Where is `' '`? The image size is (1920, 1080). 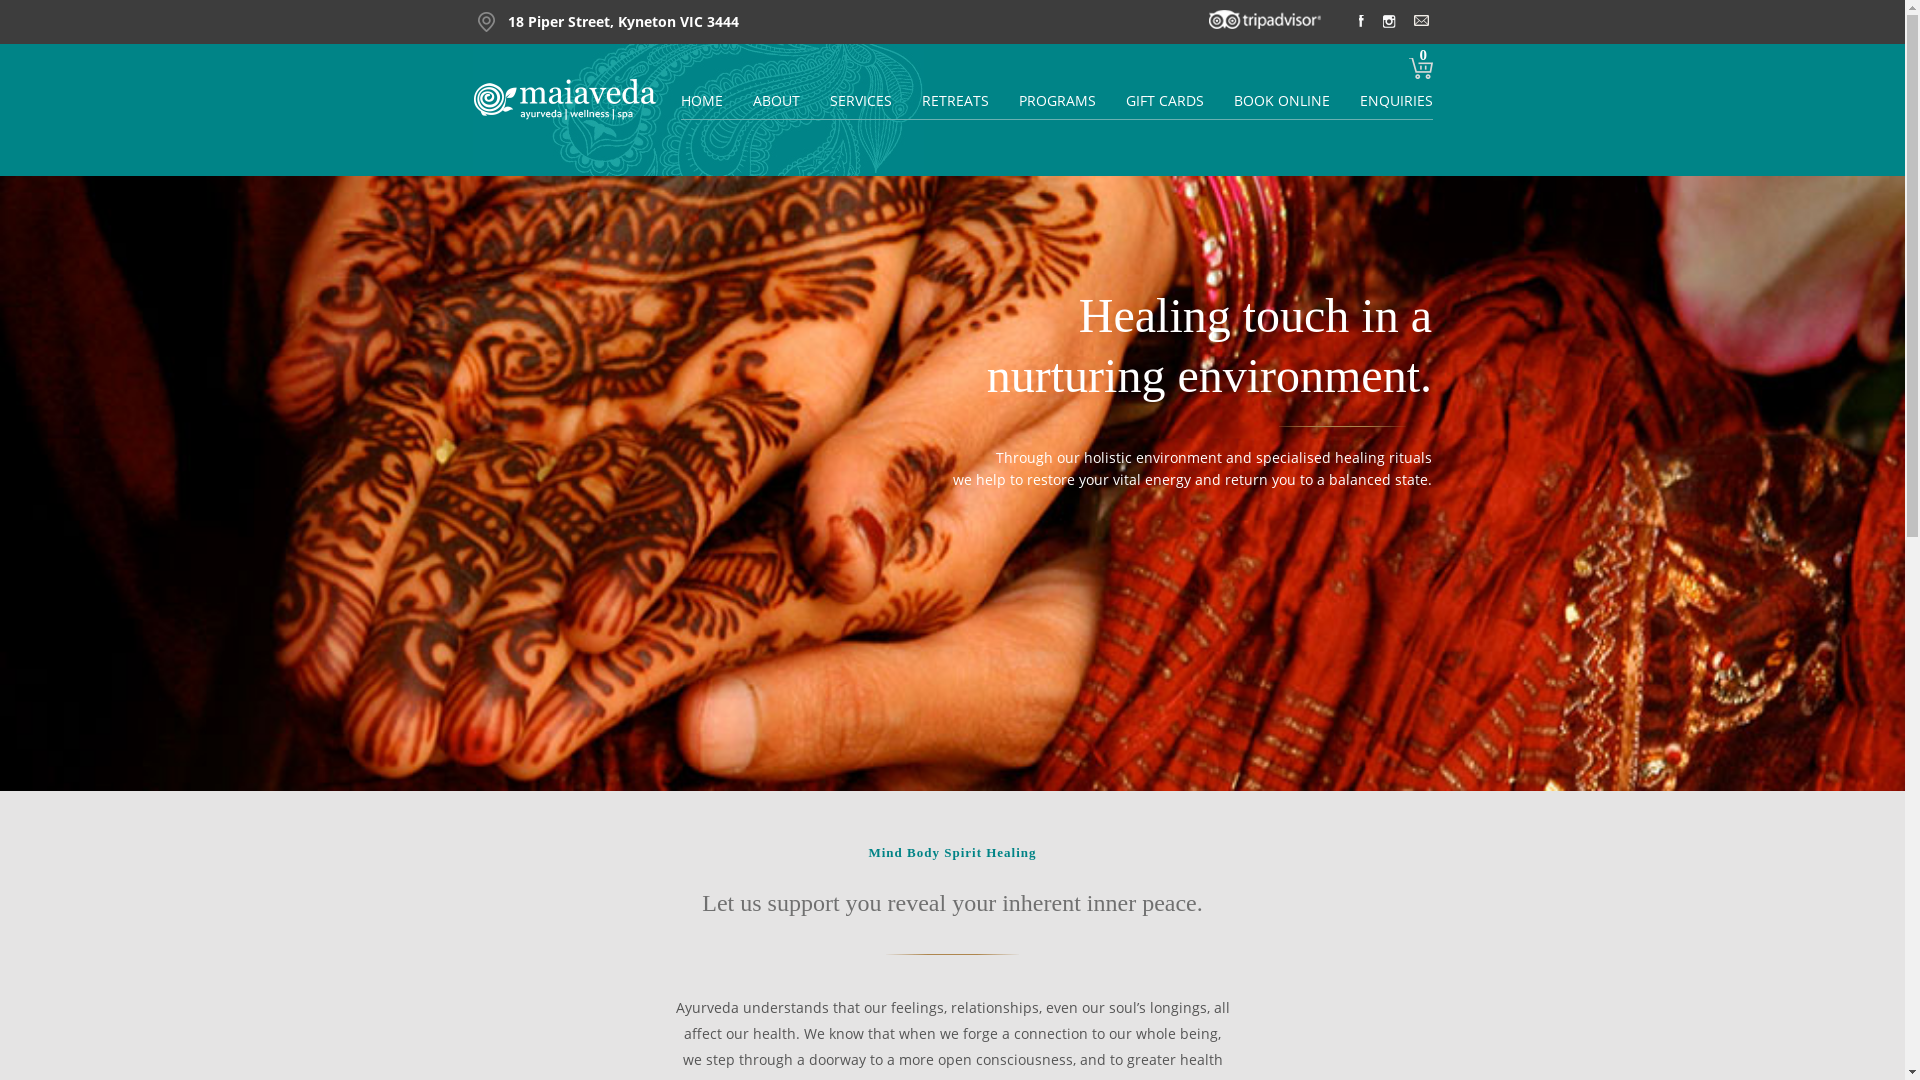
' ' is located at coordinates (1360, 22).